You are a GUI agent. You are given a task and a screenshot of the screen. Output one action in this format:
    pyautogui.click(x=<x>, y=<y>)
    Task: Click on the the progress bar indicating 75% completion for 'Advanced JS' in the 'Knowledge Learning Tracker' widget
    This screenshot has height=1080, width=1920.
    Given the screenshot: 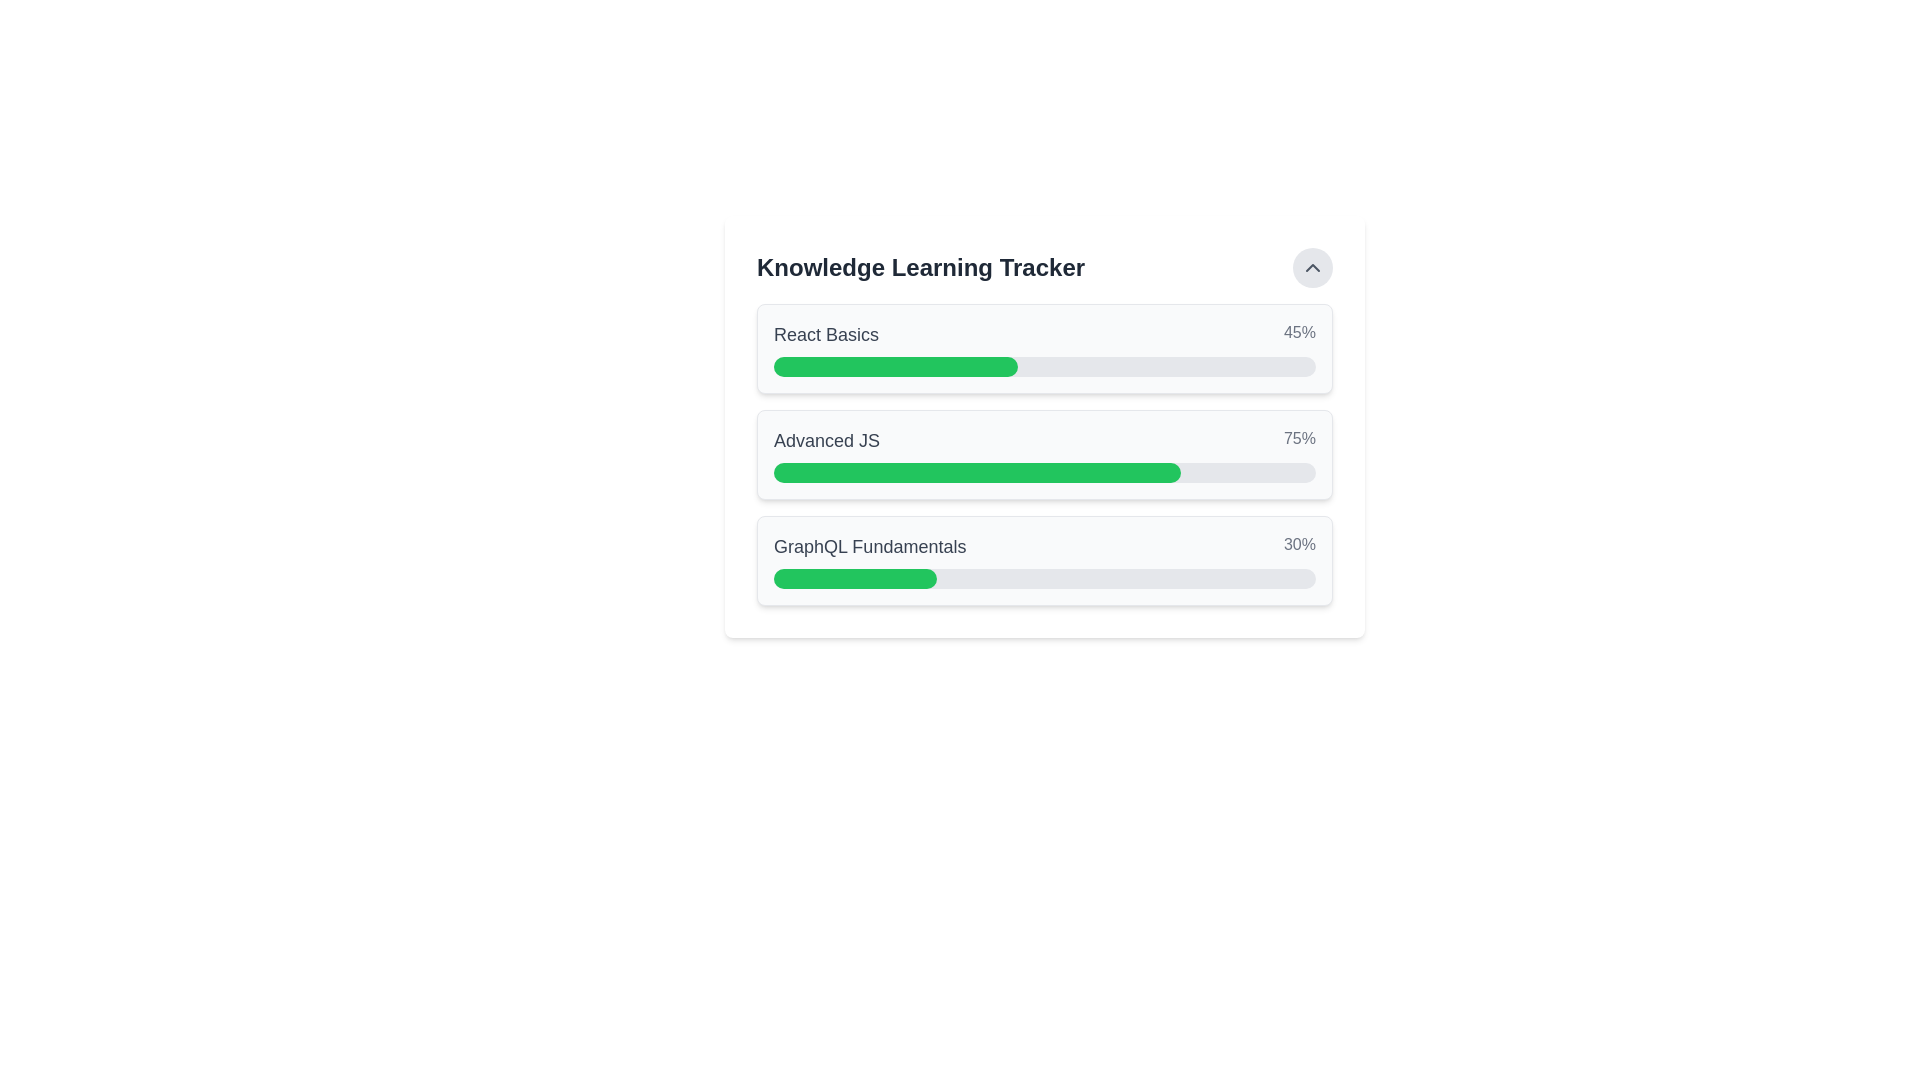 What is the action you would take?
    pyautogui.click(x=1044, y=473)
    